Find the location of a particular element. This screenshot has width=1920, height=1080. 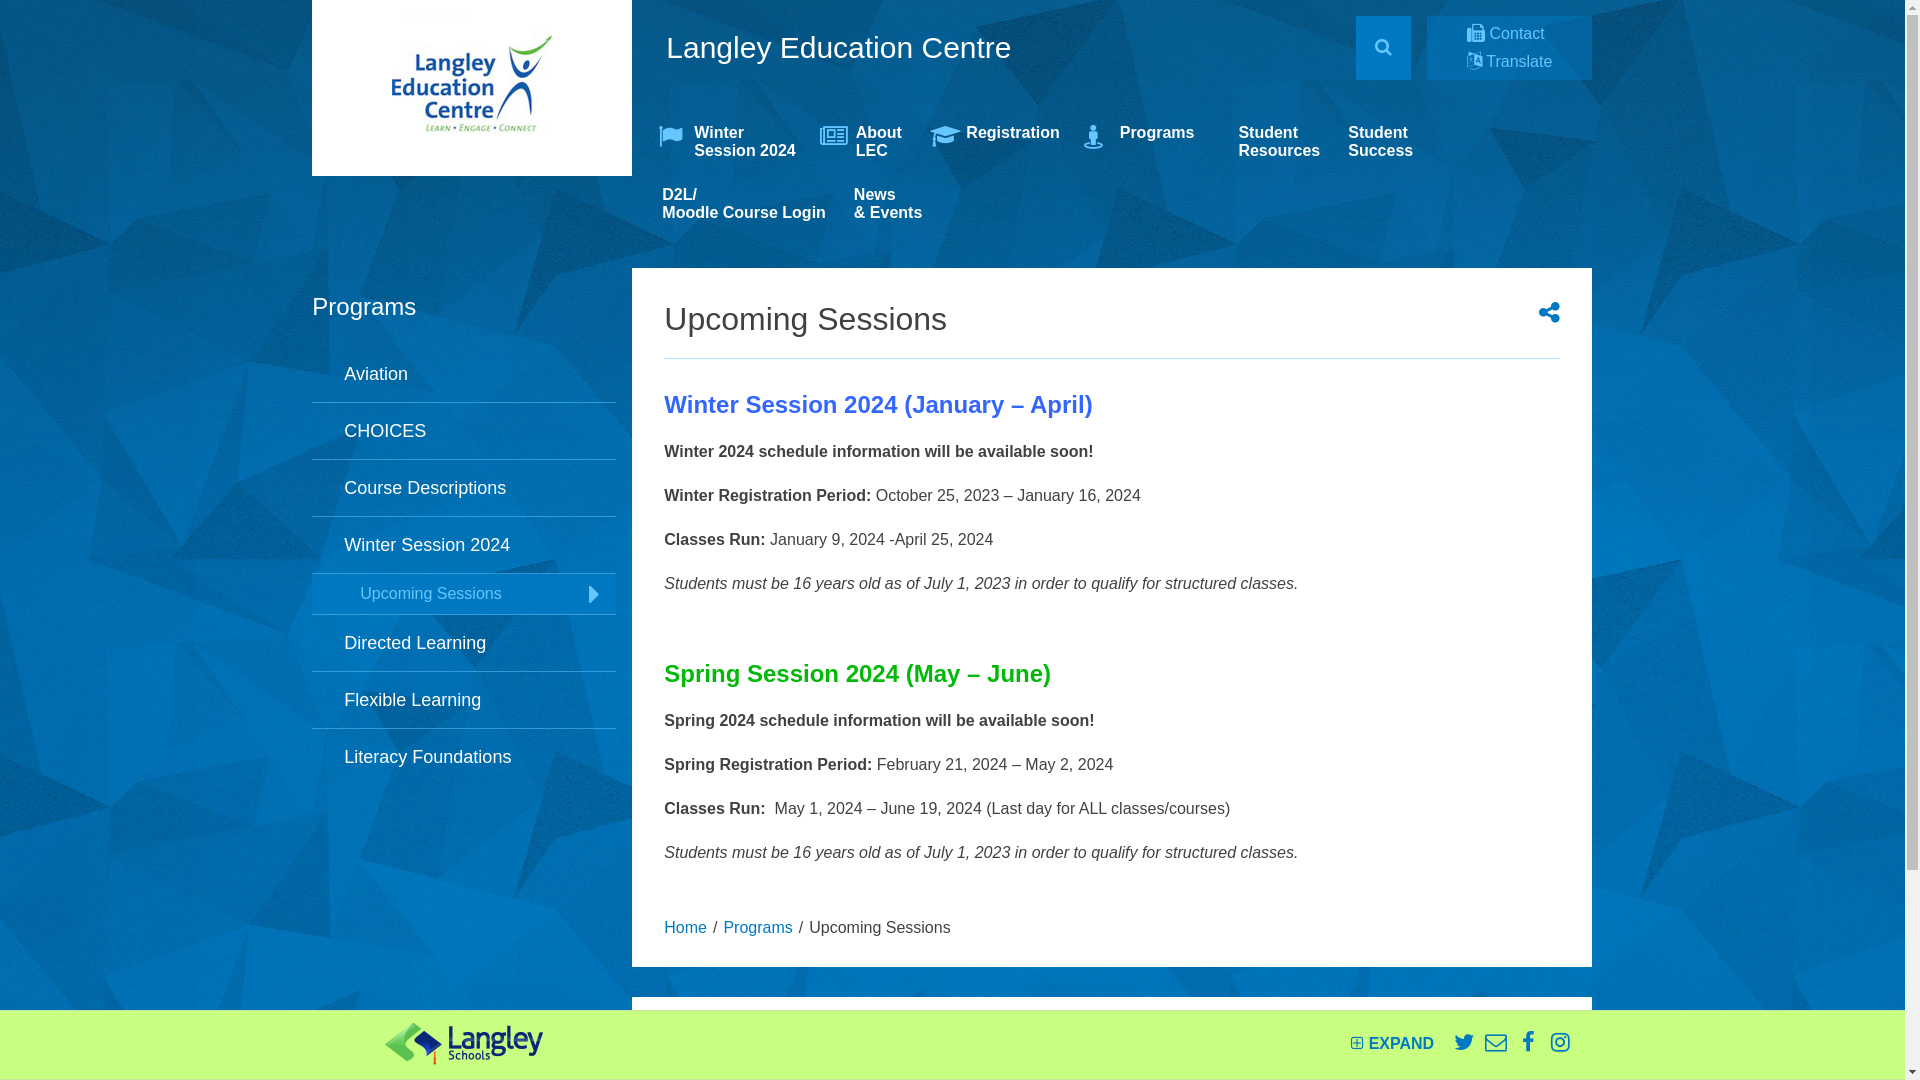

'Flexible Learning' is located at coordinates (463, 699).